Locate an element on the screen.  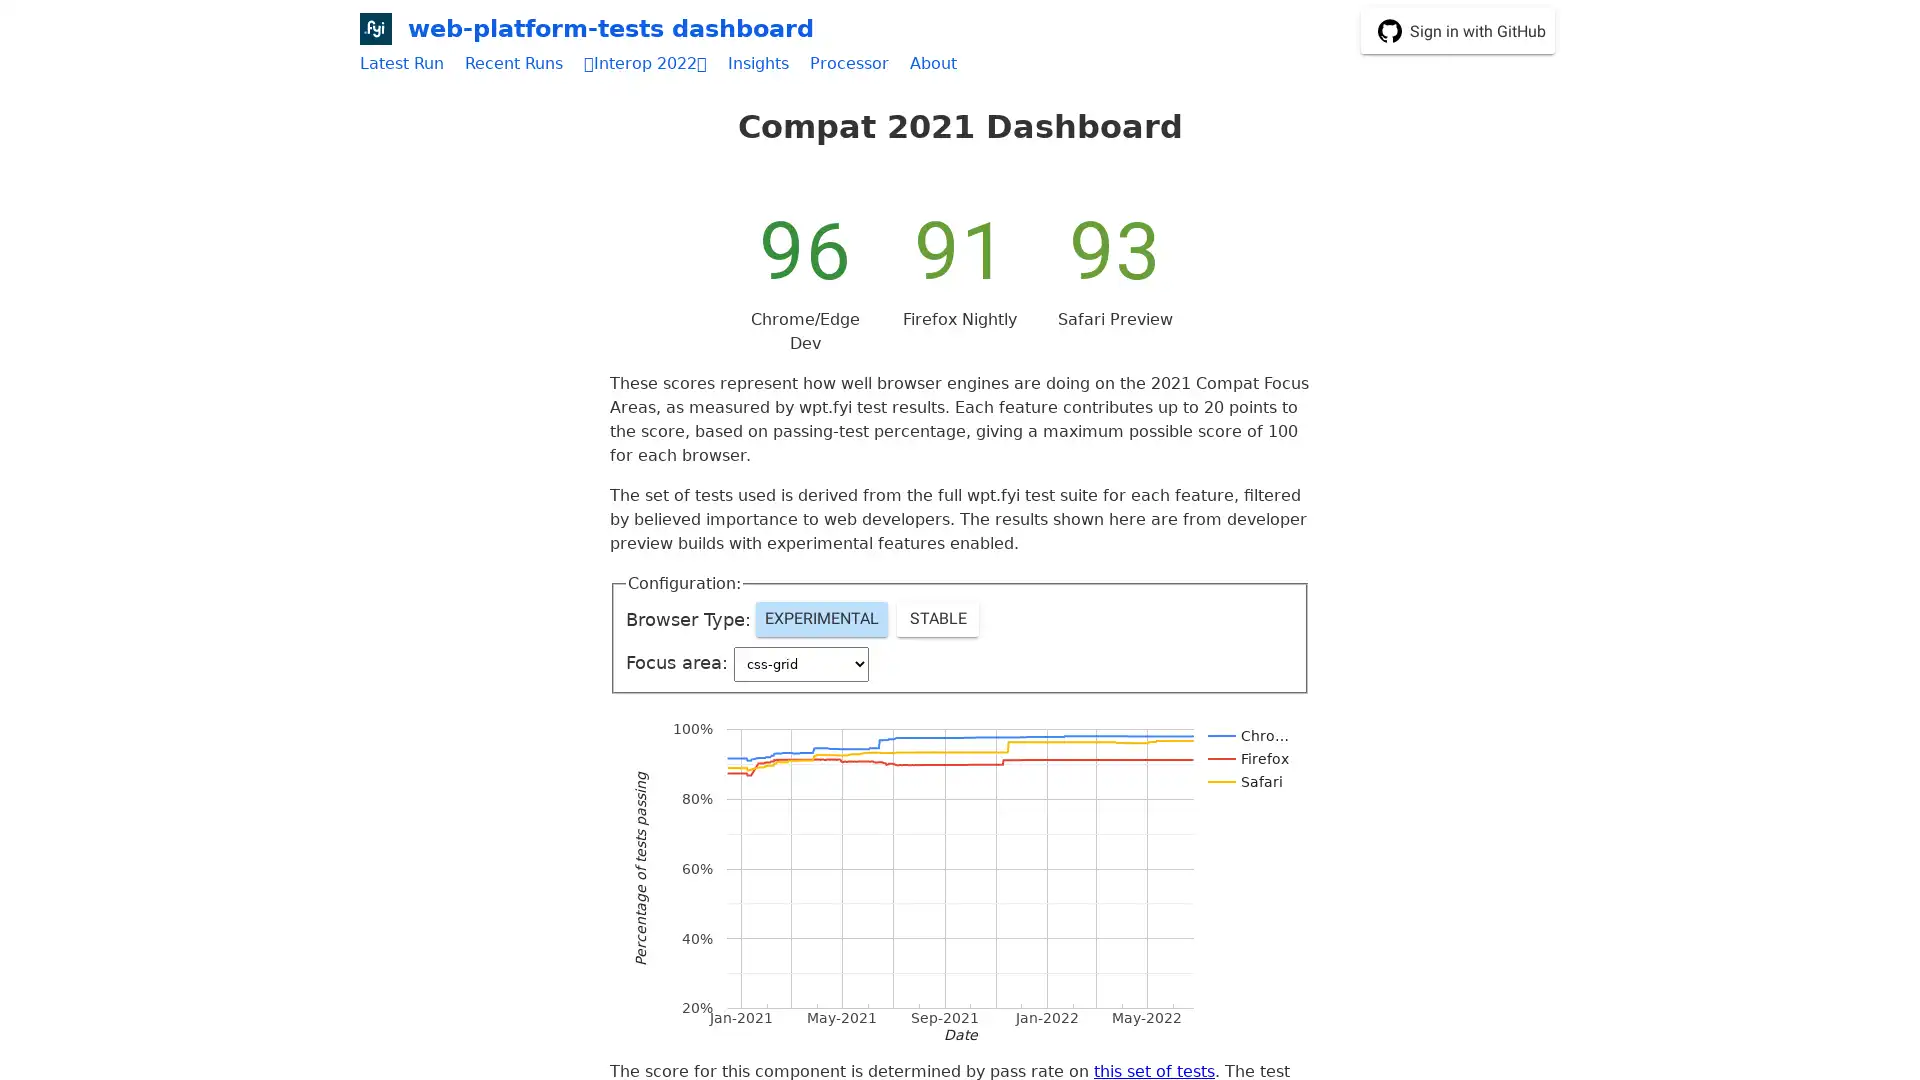
EXPERIMENTAL is located at coordinates (820, 617).